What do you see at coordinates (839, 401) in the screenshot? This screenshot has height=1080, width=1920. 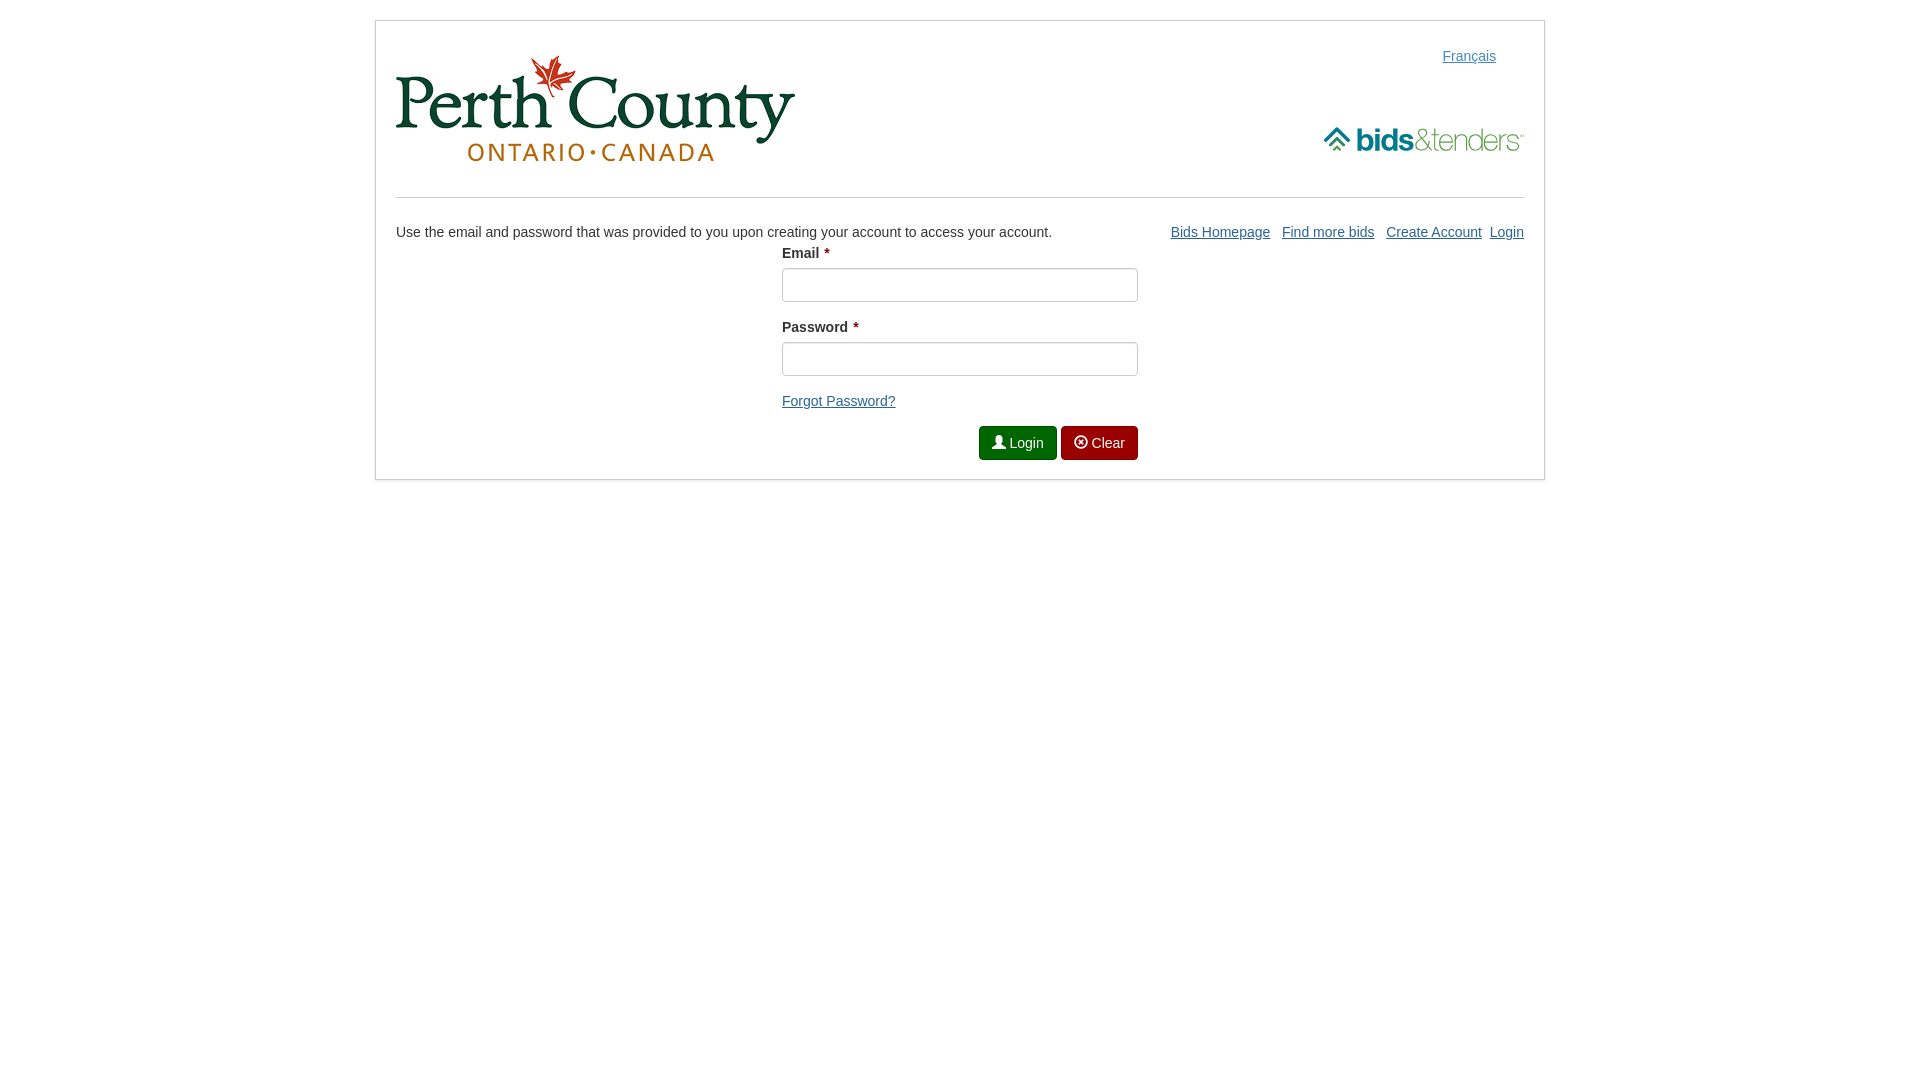 I see `'Forgot Password?'` at bounding box center [839, 401].